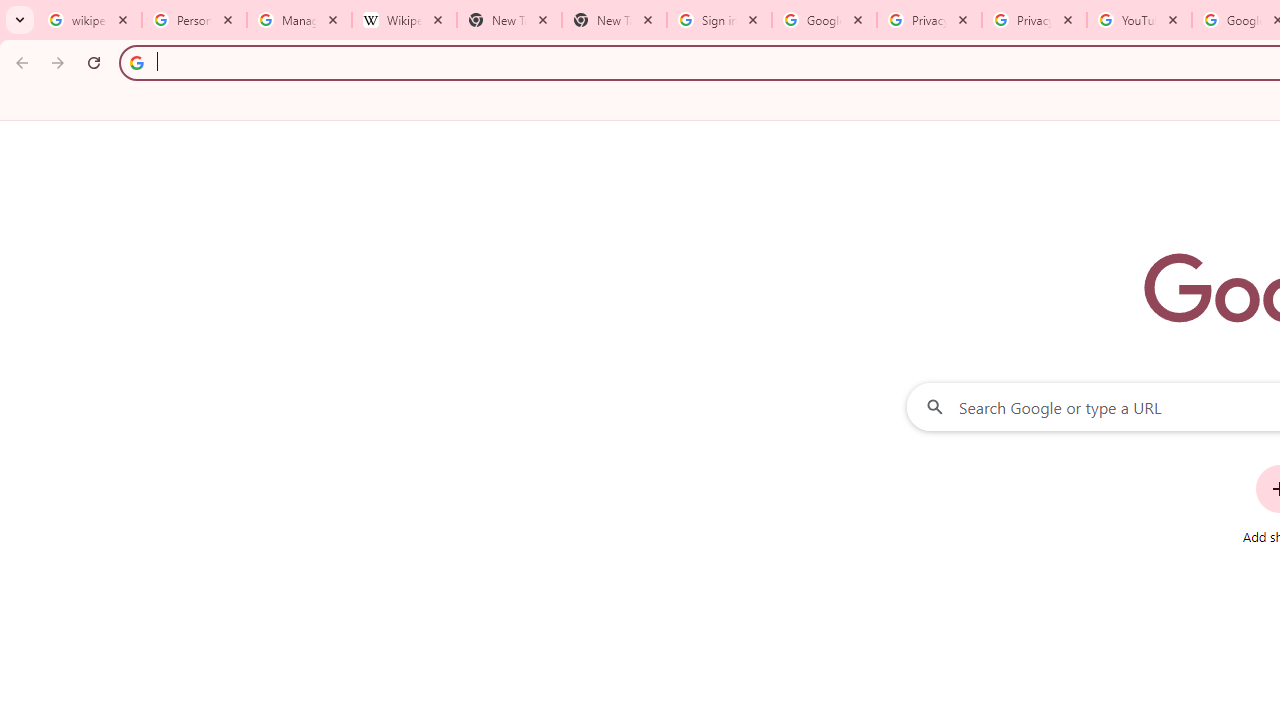 The width and height of the screenshot is (1280, 720). What do you see at coordinates (403, 20) in the screenshot?
I see `'Wikipedia:Edit requests - Wikipedia'` at bounding box center [403, 20].